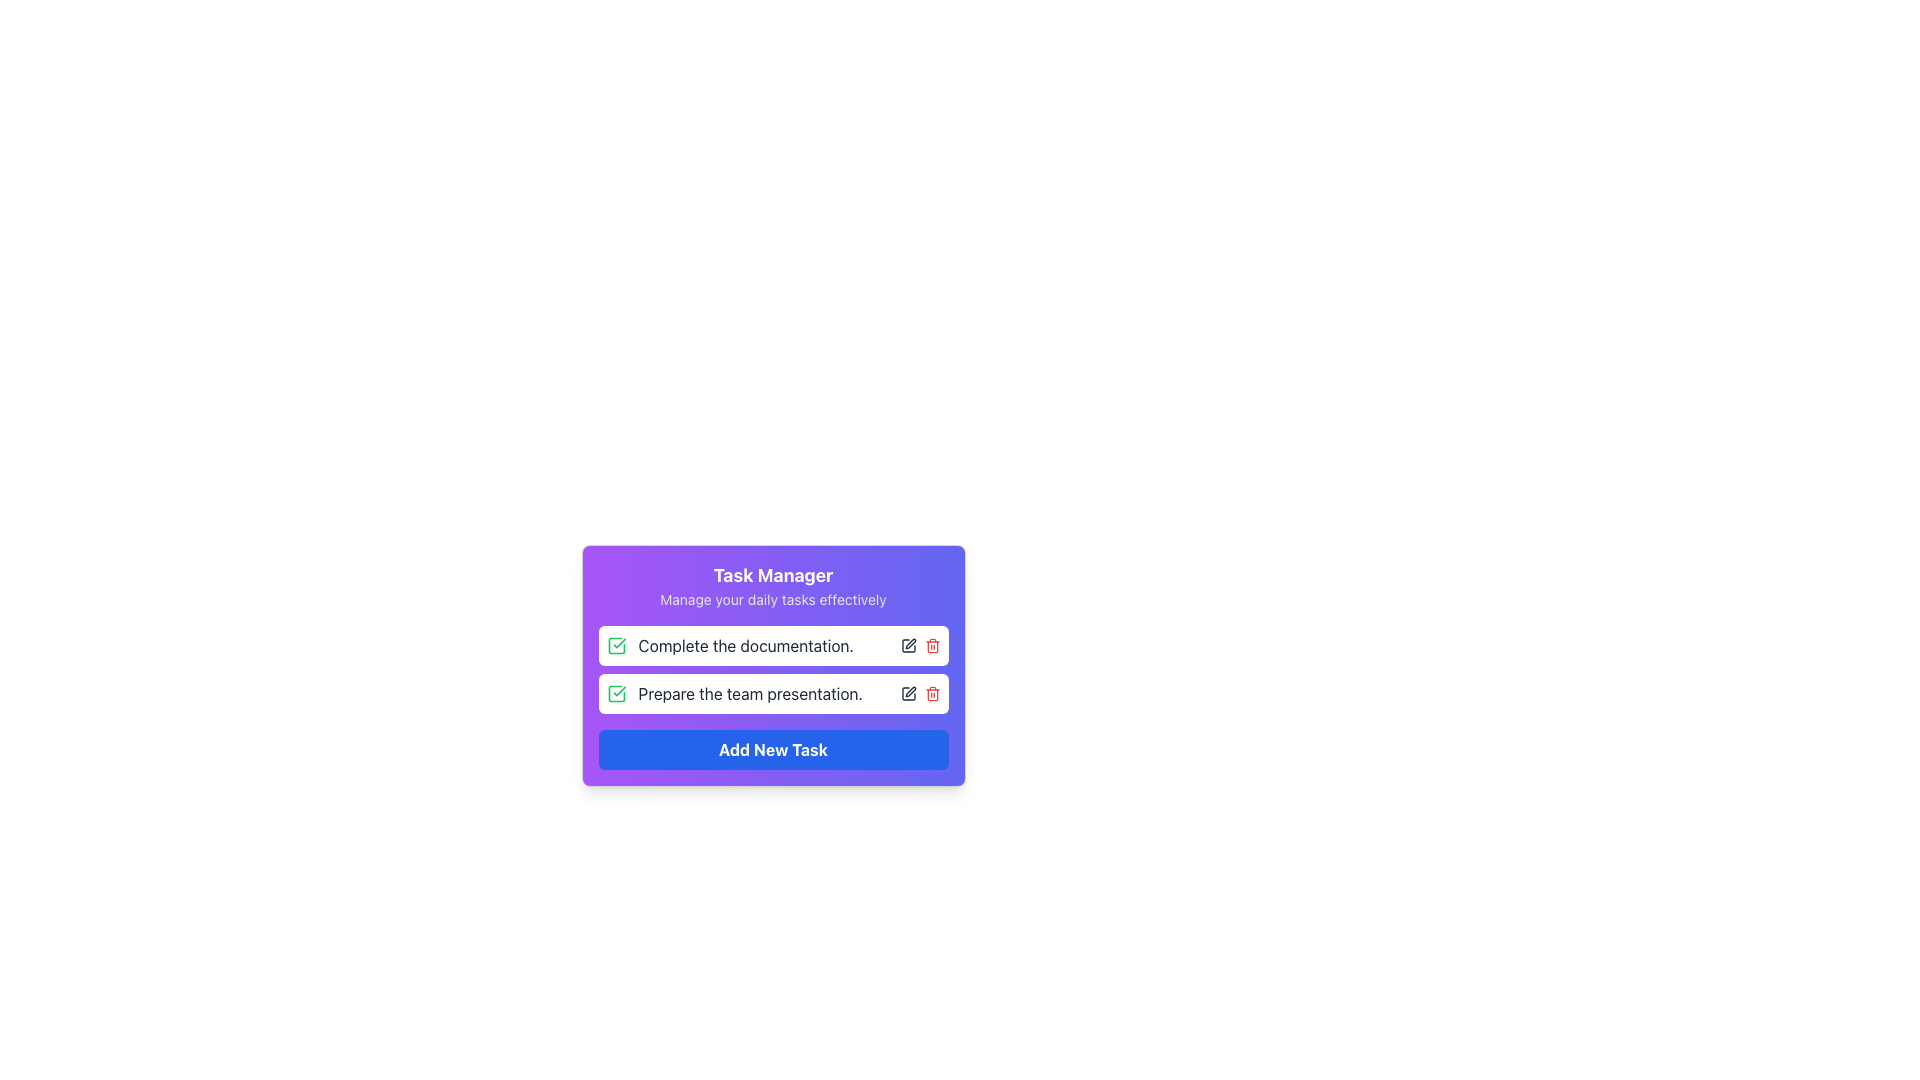 This screenshot has height=1080, width=1920. What do you see at coordinates (615, 693) in the screenshot?
I see `the green square icon with a check mark, which is positioned at the start of the second row in the task list, preceding the text 'Prepare the team presentation.'` at bounding box center [615, 693].